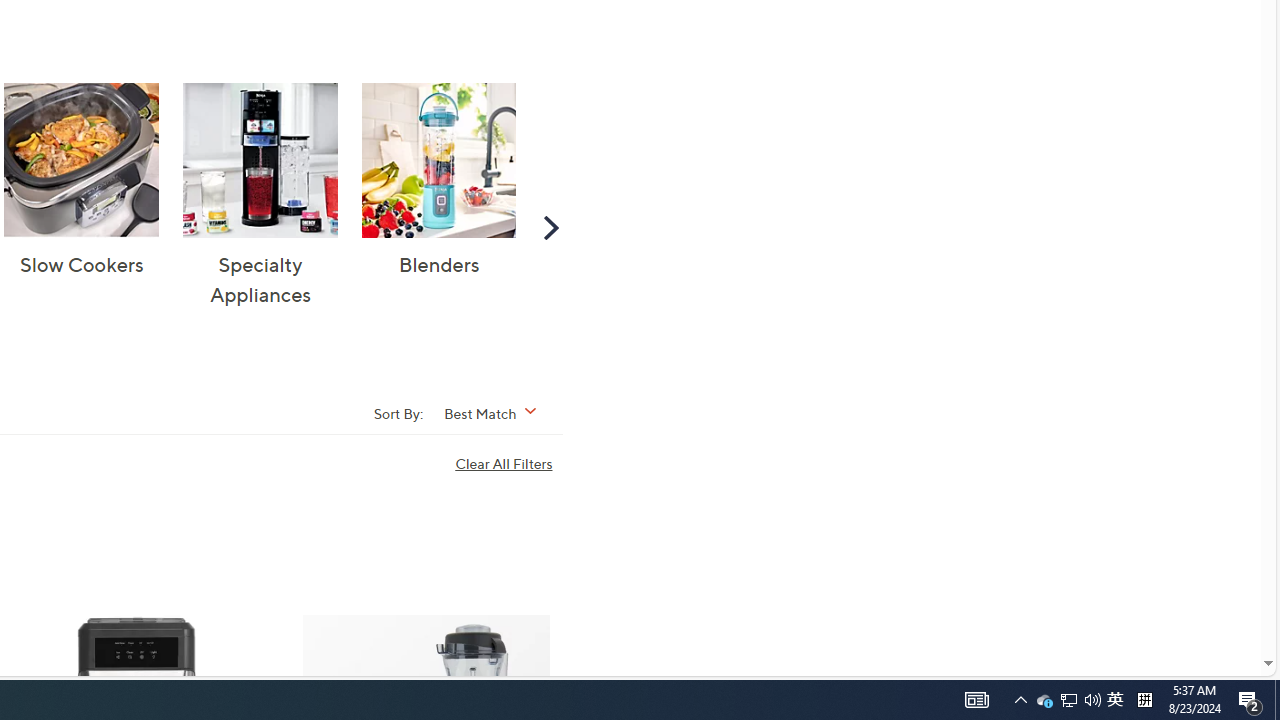  Describe the element at coordinates (80, 181) in the screenshot. I see `'Slow Cookers Slow Cookers'` at that location.